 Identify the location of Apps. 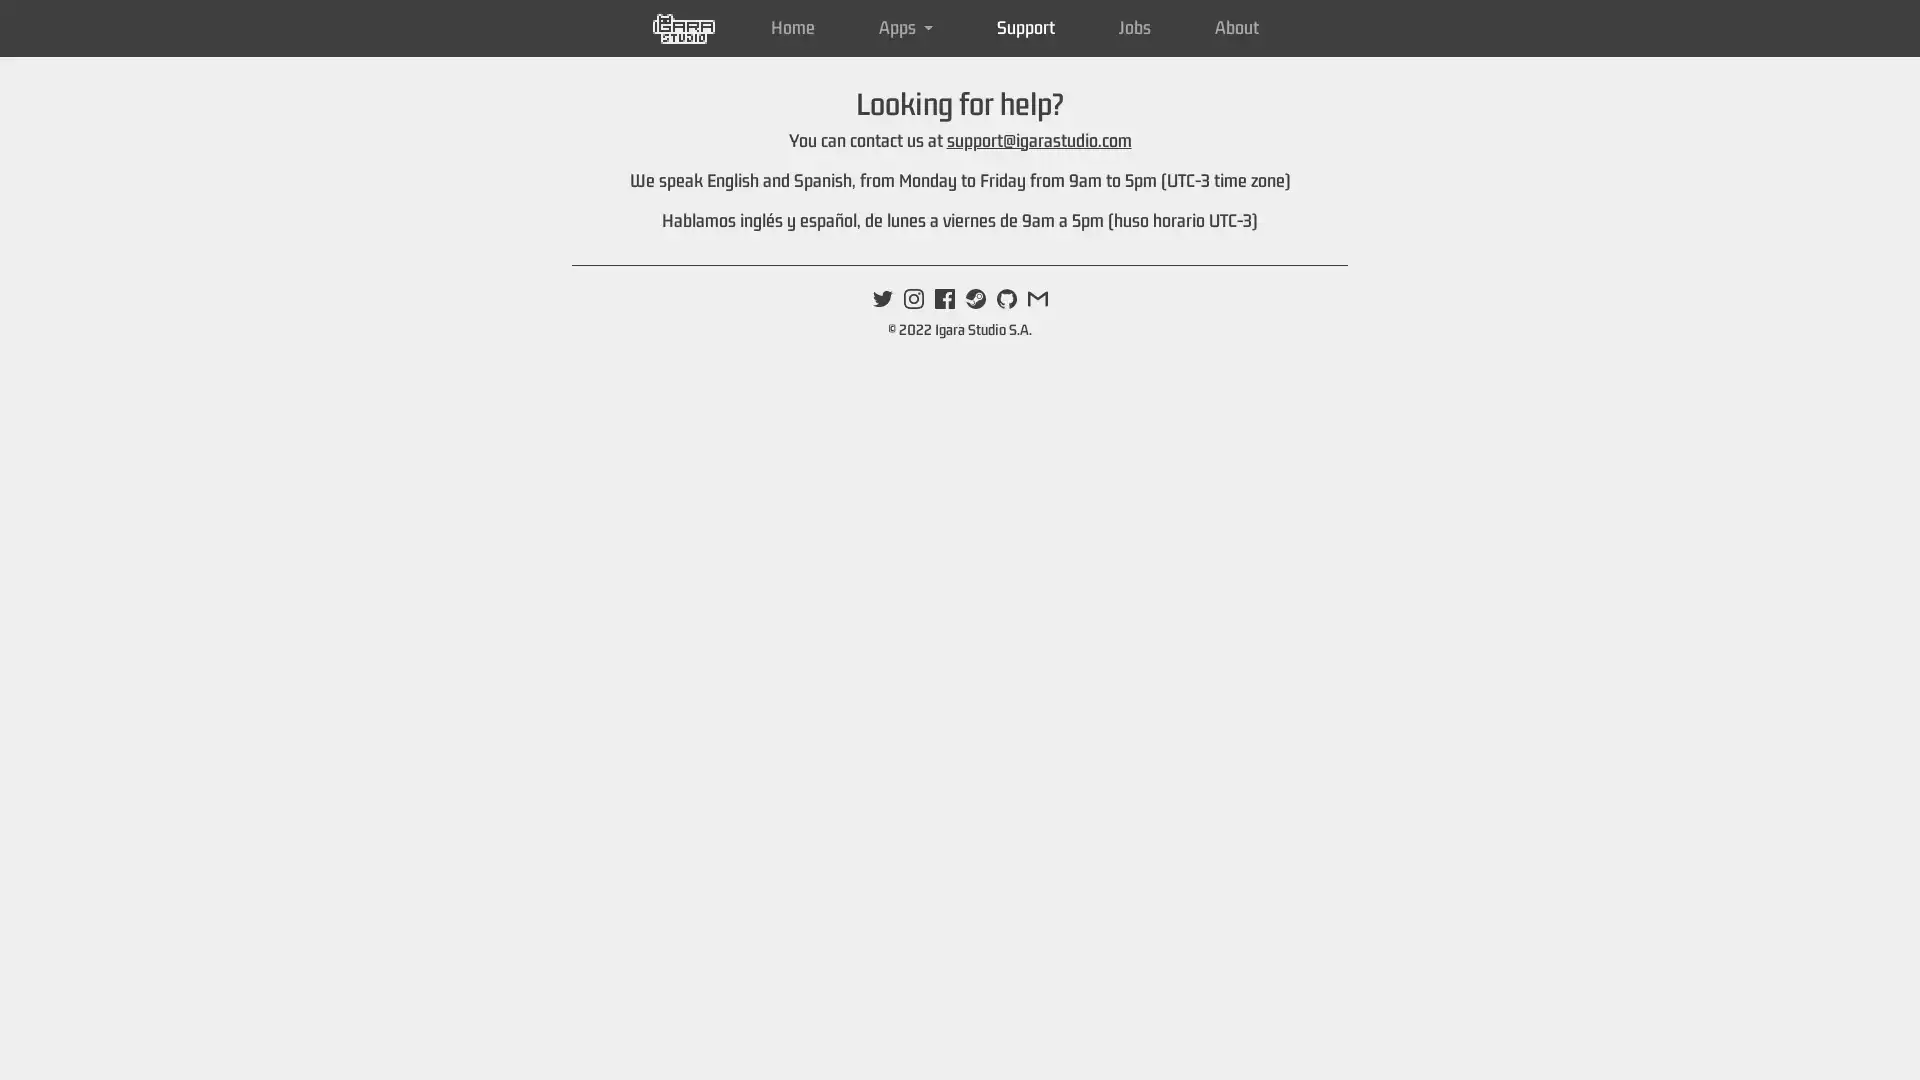
(904, 27).